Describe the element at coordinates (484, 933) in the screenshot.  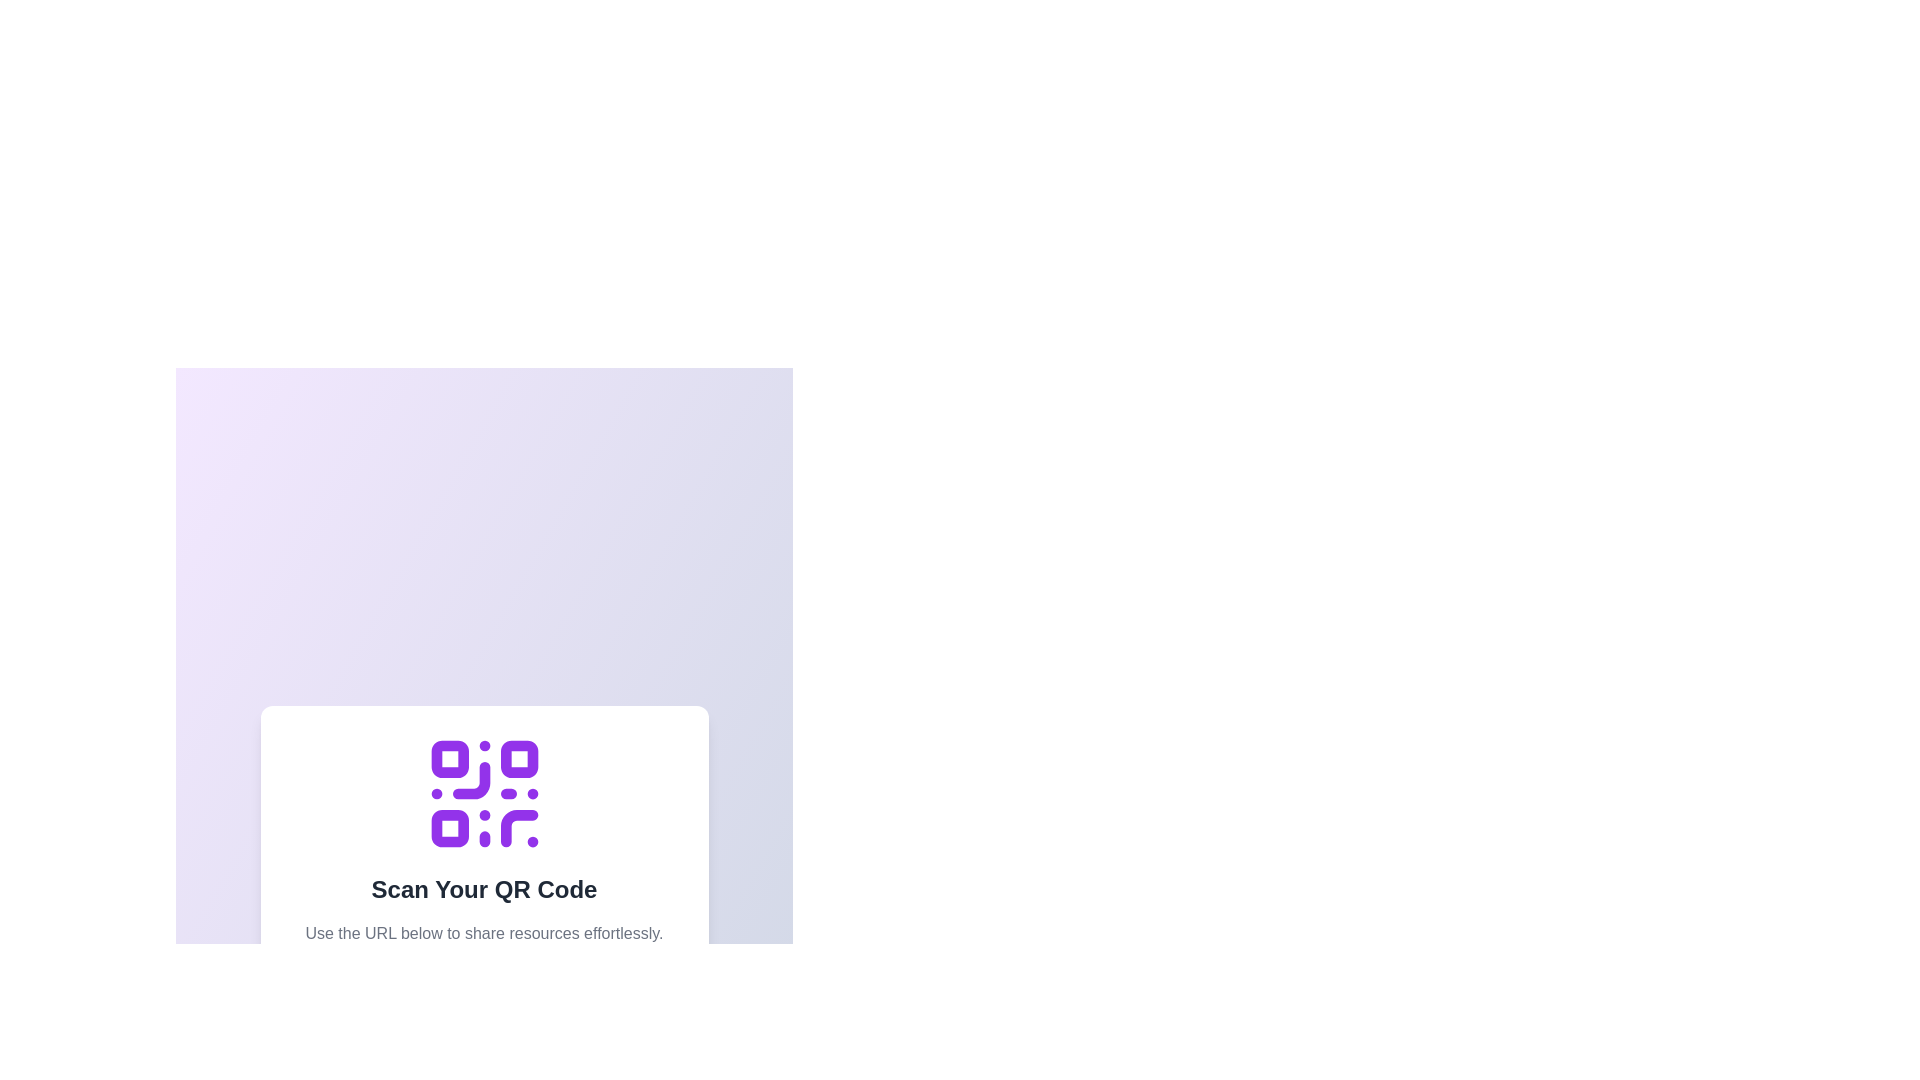
I see `text block containing the phrase 'Use the URL below to share resources effortlessly.' which is styled in gray and centered alignment, located directly below the title 'Scan Your QR Code'` at that location.